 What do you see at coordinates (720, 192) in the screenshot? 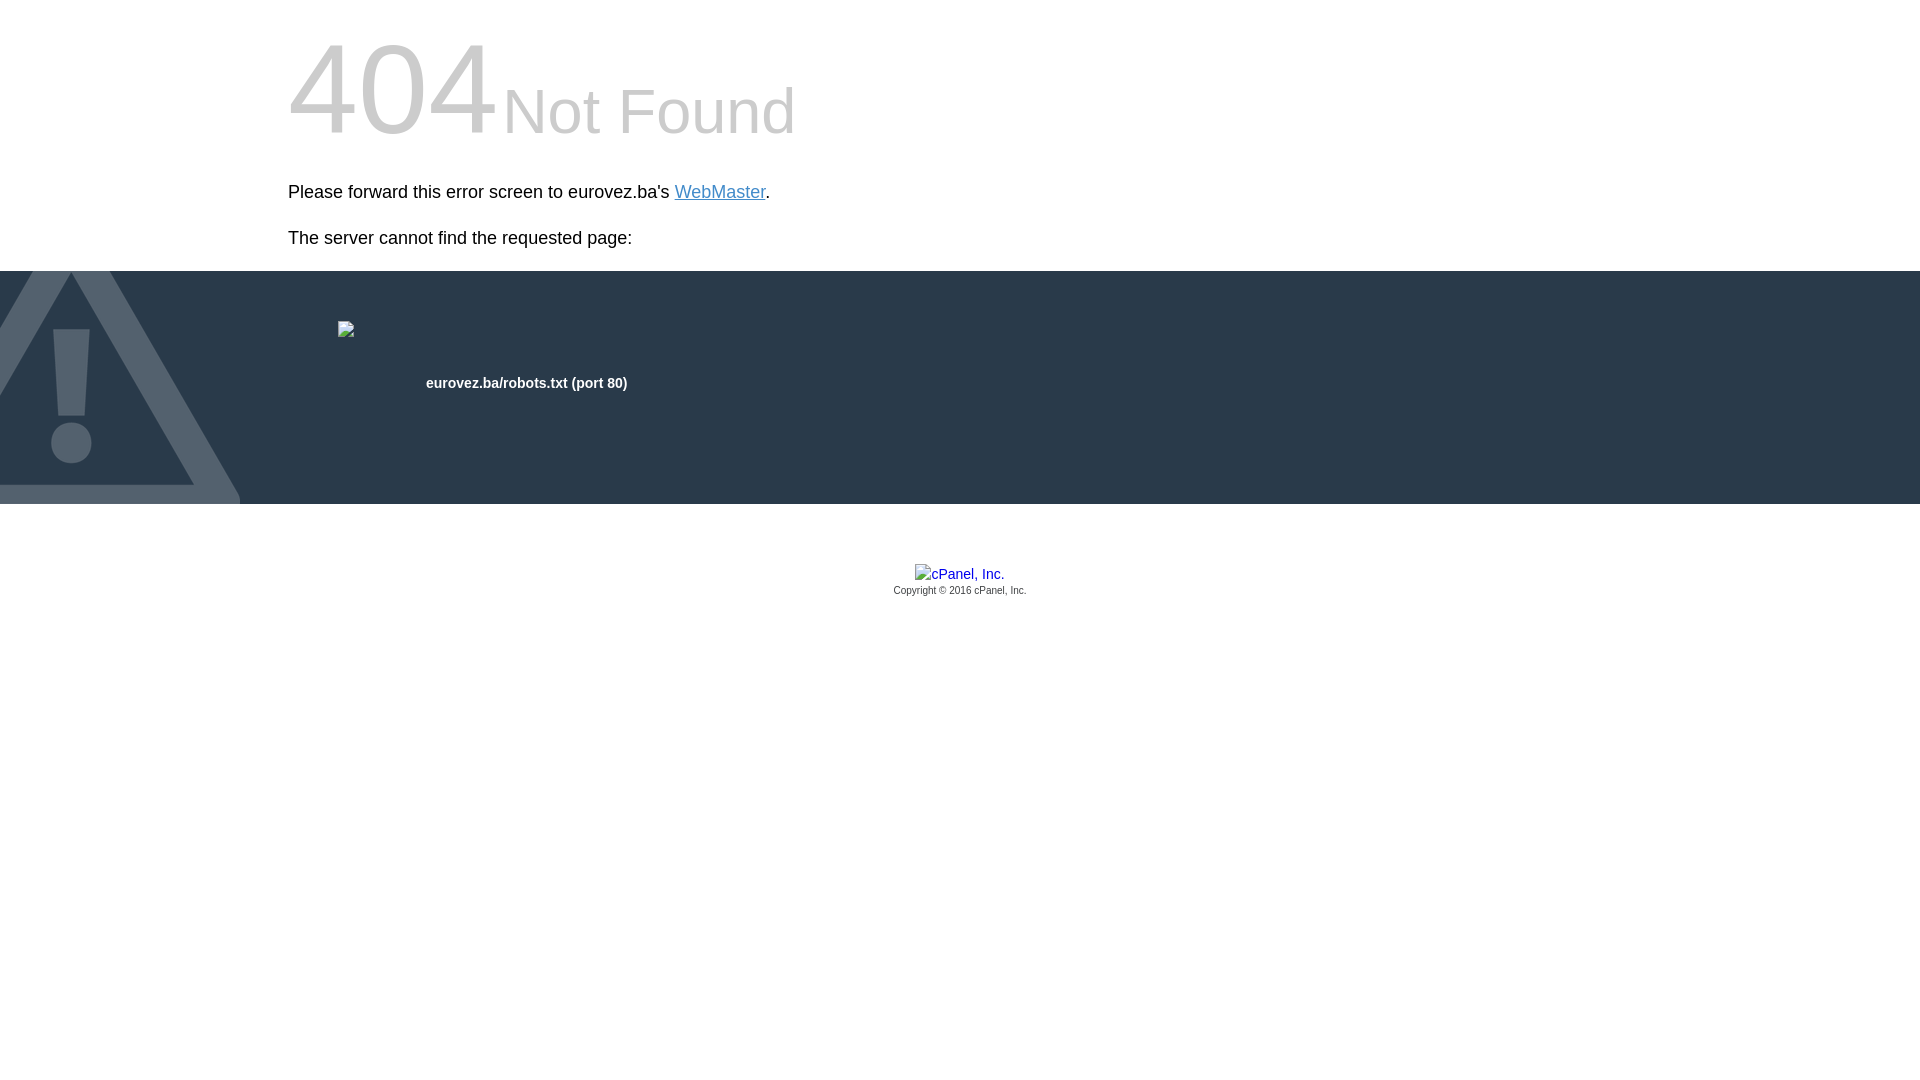
I see `'WebMaster'` at bounding box center [720, 192].